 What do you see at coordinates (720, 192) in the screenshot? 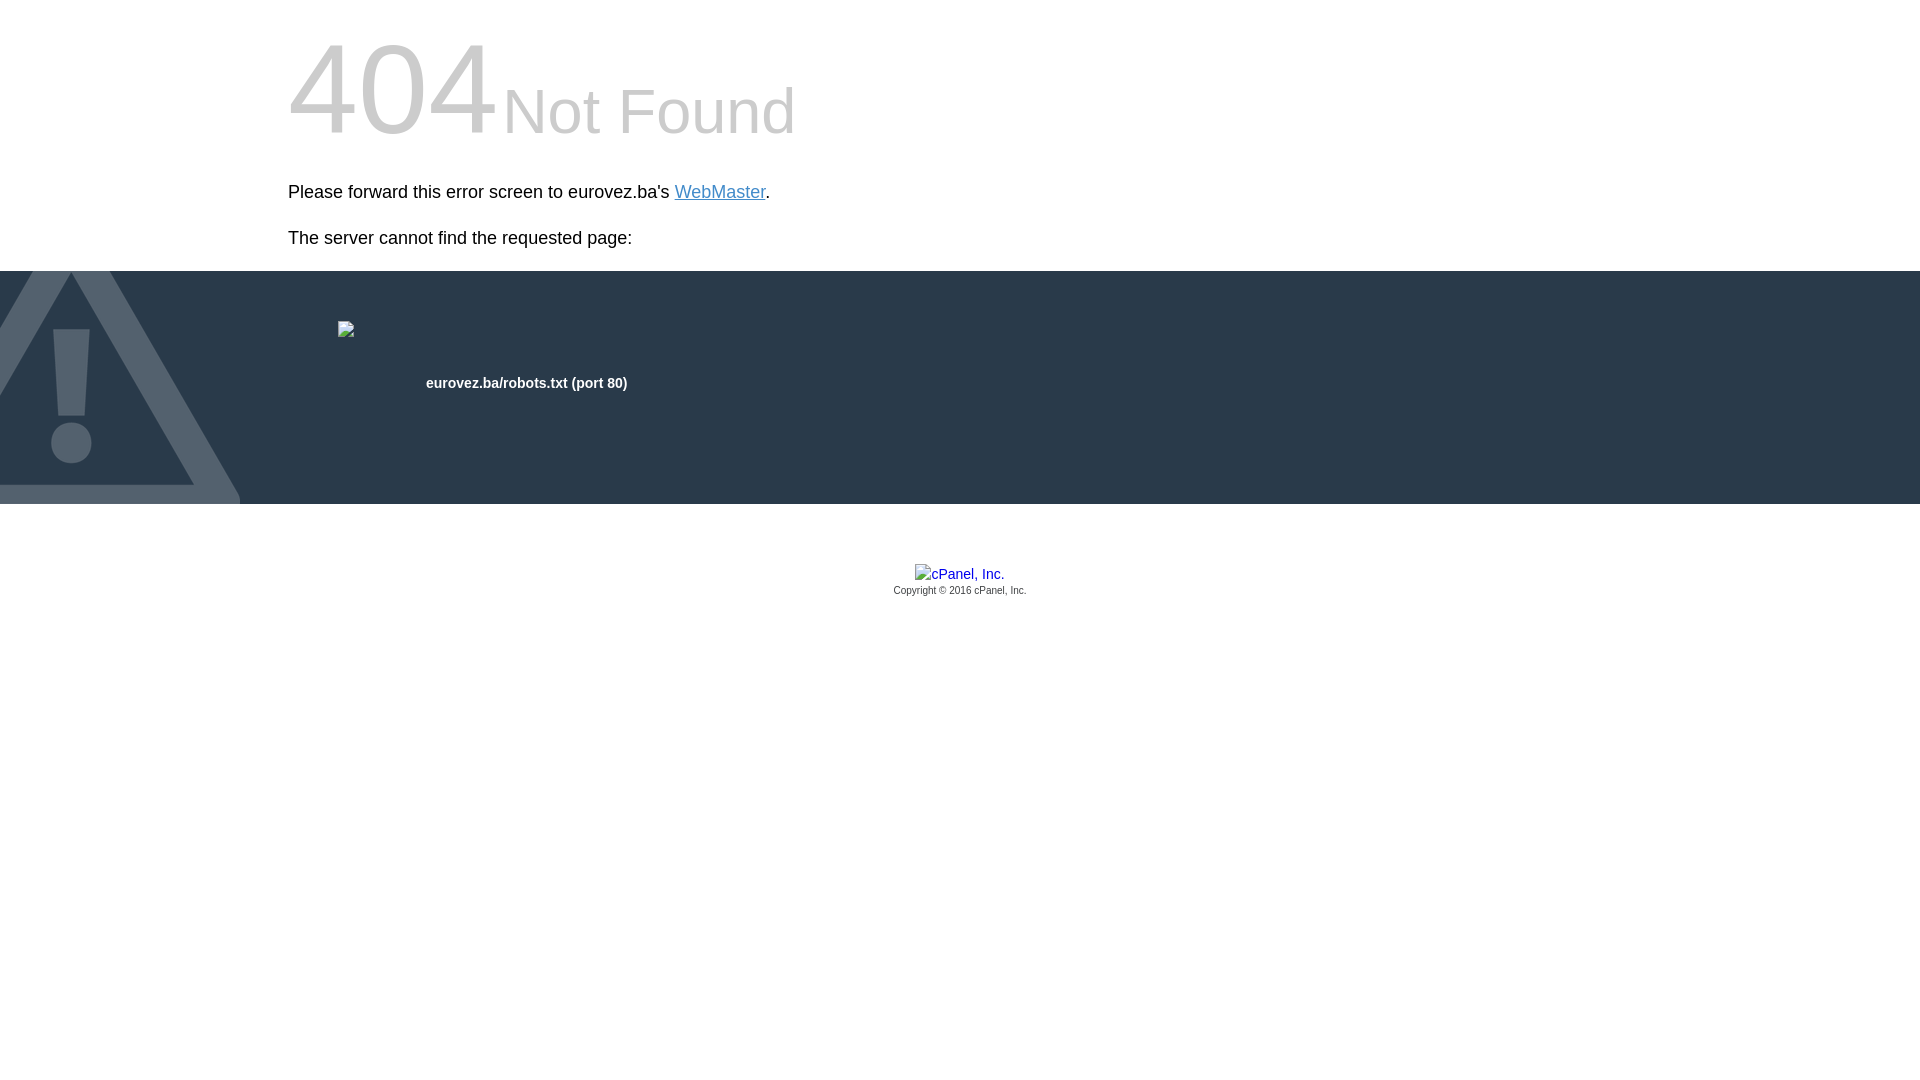
I see `'WebMaster'` at bounding box center [720, 192].